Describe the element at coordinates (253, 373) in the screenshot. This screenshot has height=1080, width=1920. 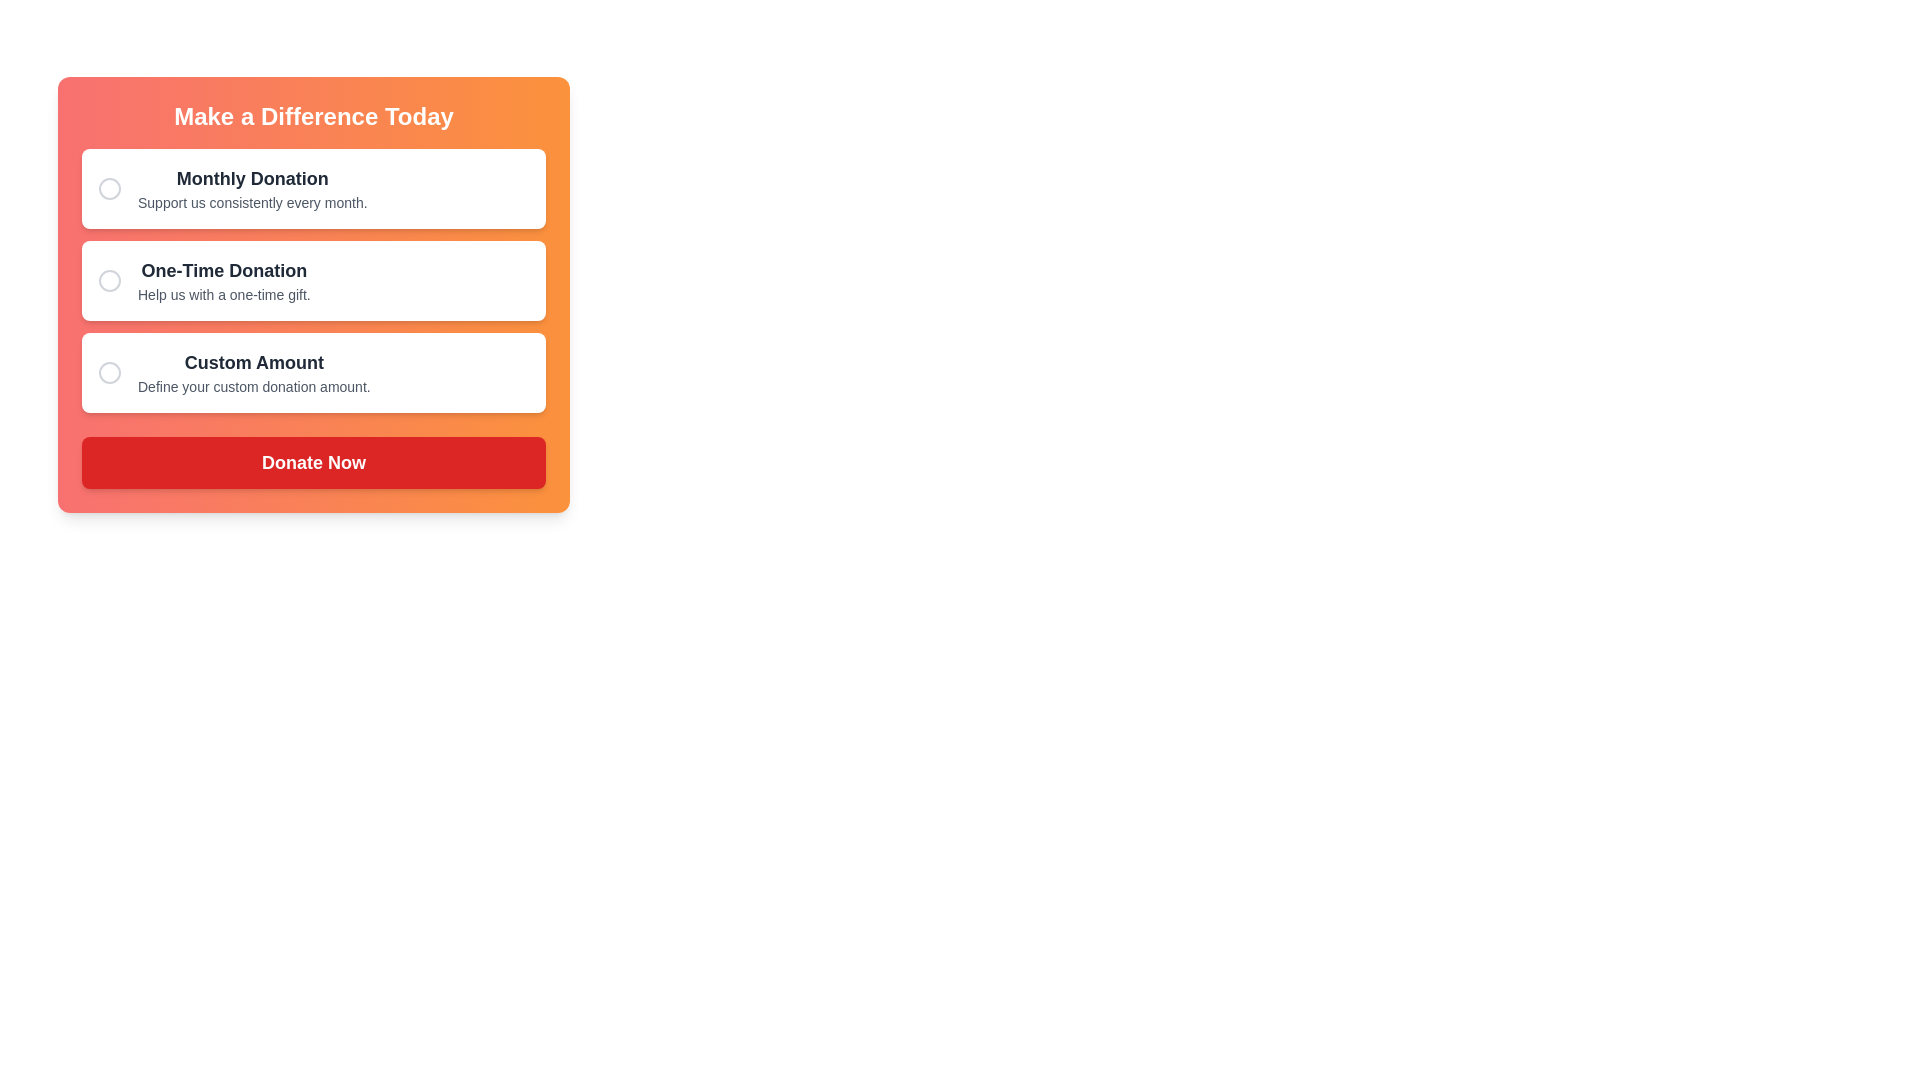
I see `the 'Custom Amount' text option in the card interface` at that location.